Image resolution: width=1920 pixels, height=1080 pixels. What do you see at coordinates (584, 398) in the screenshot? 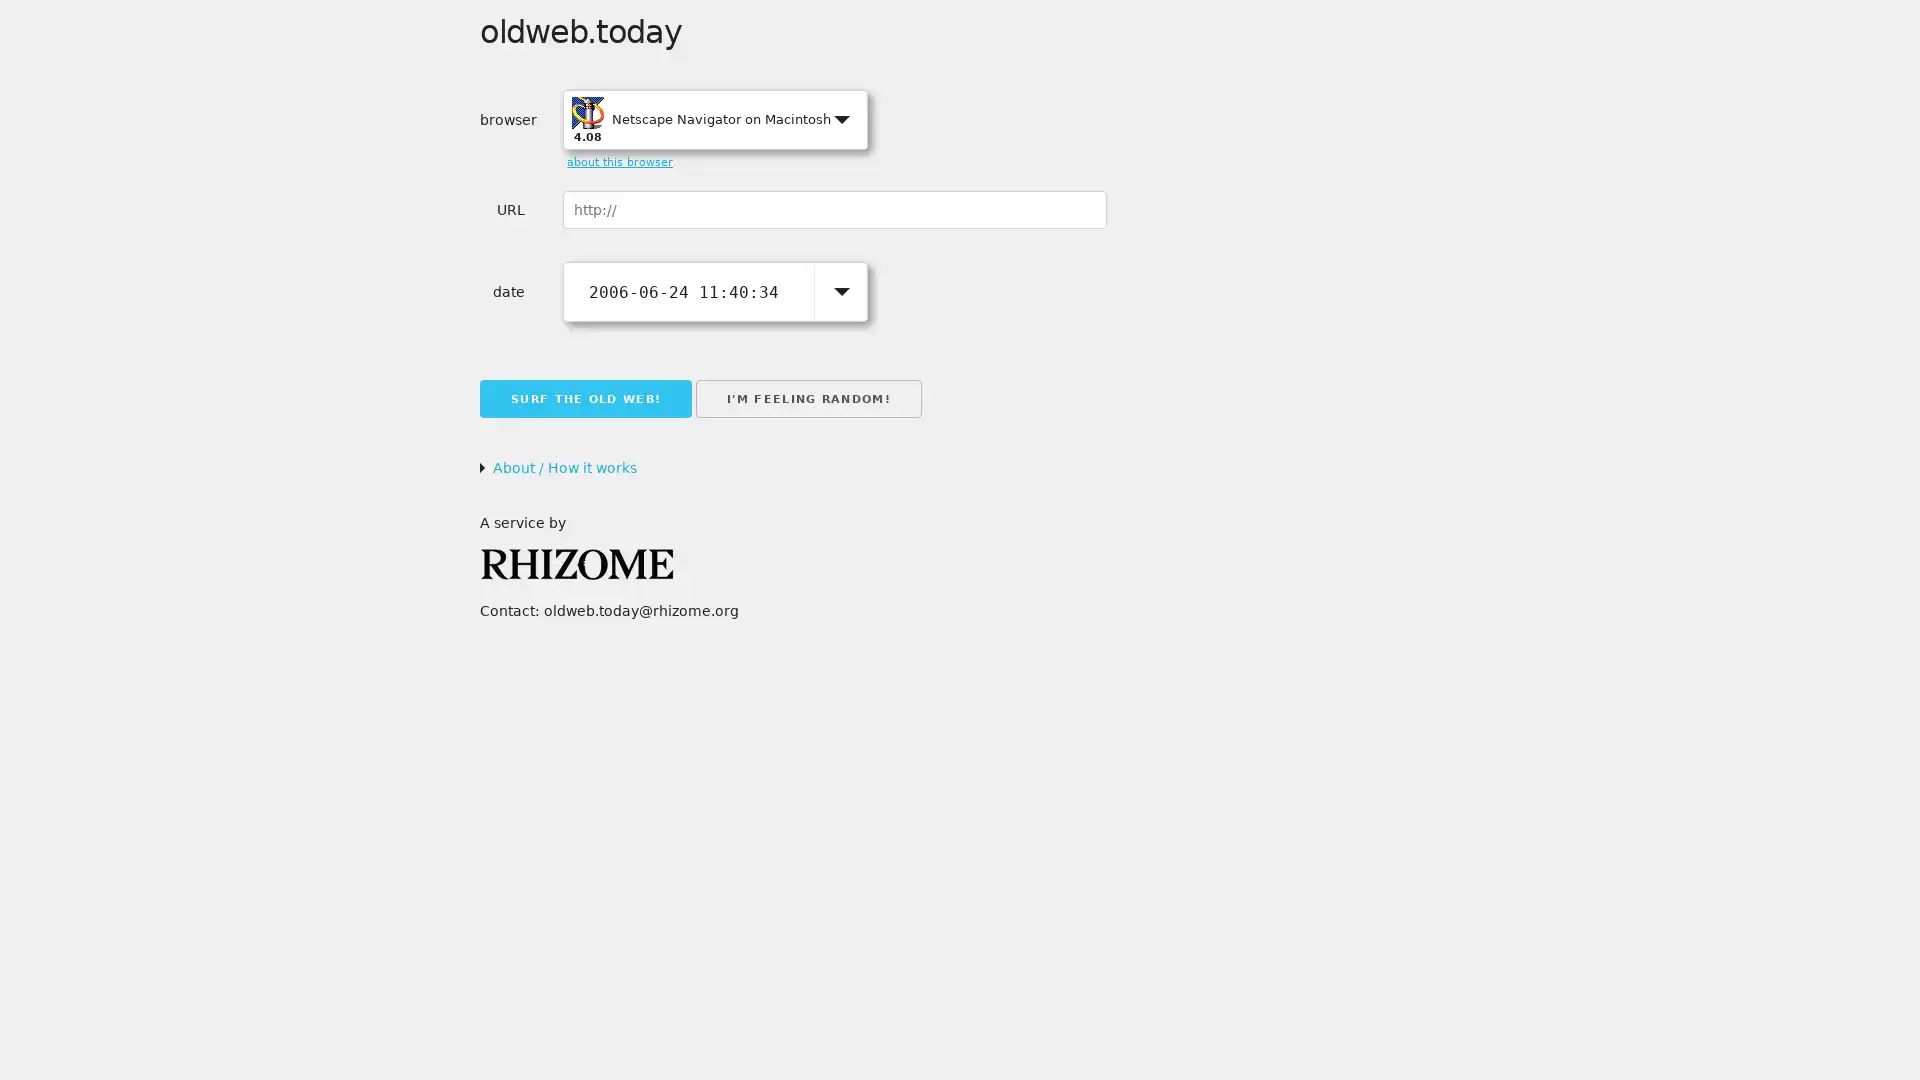
I see `SURF THE OLD WEB!` at bounding box center [584, 398].